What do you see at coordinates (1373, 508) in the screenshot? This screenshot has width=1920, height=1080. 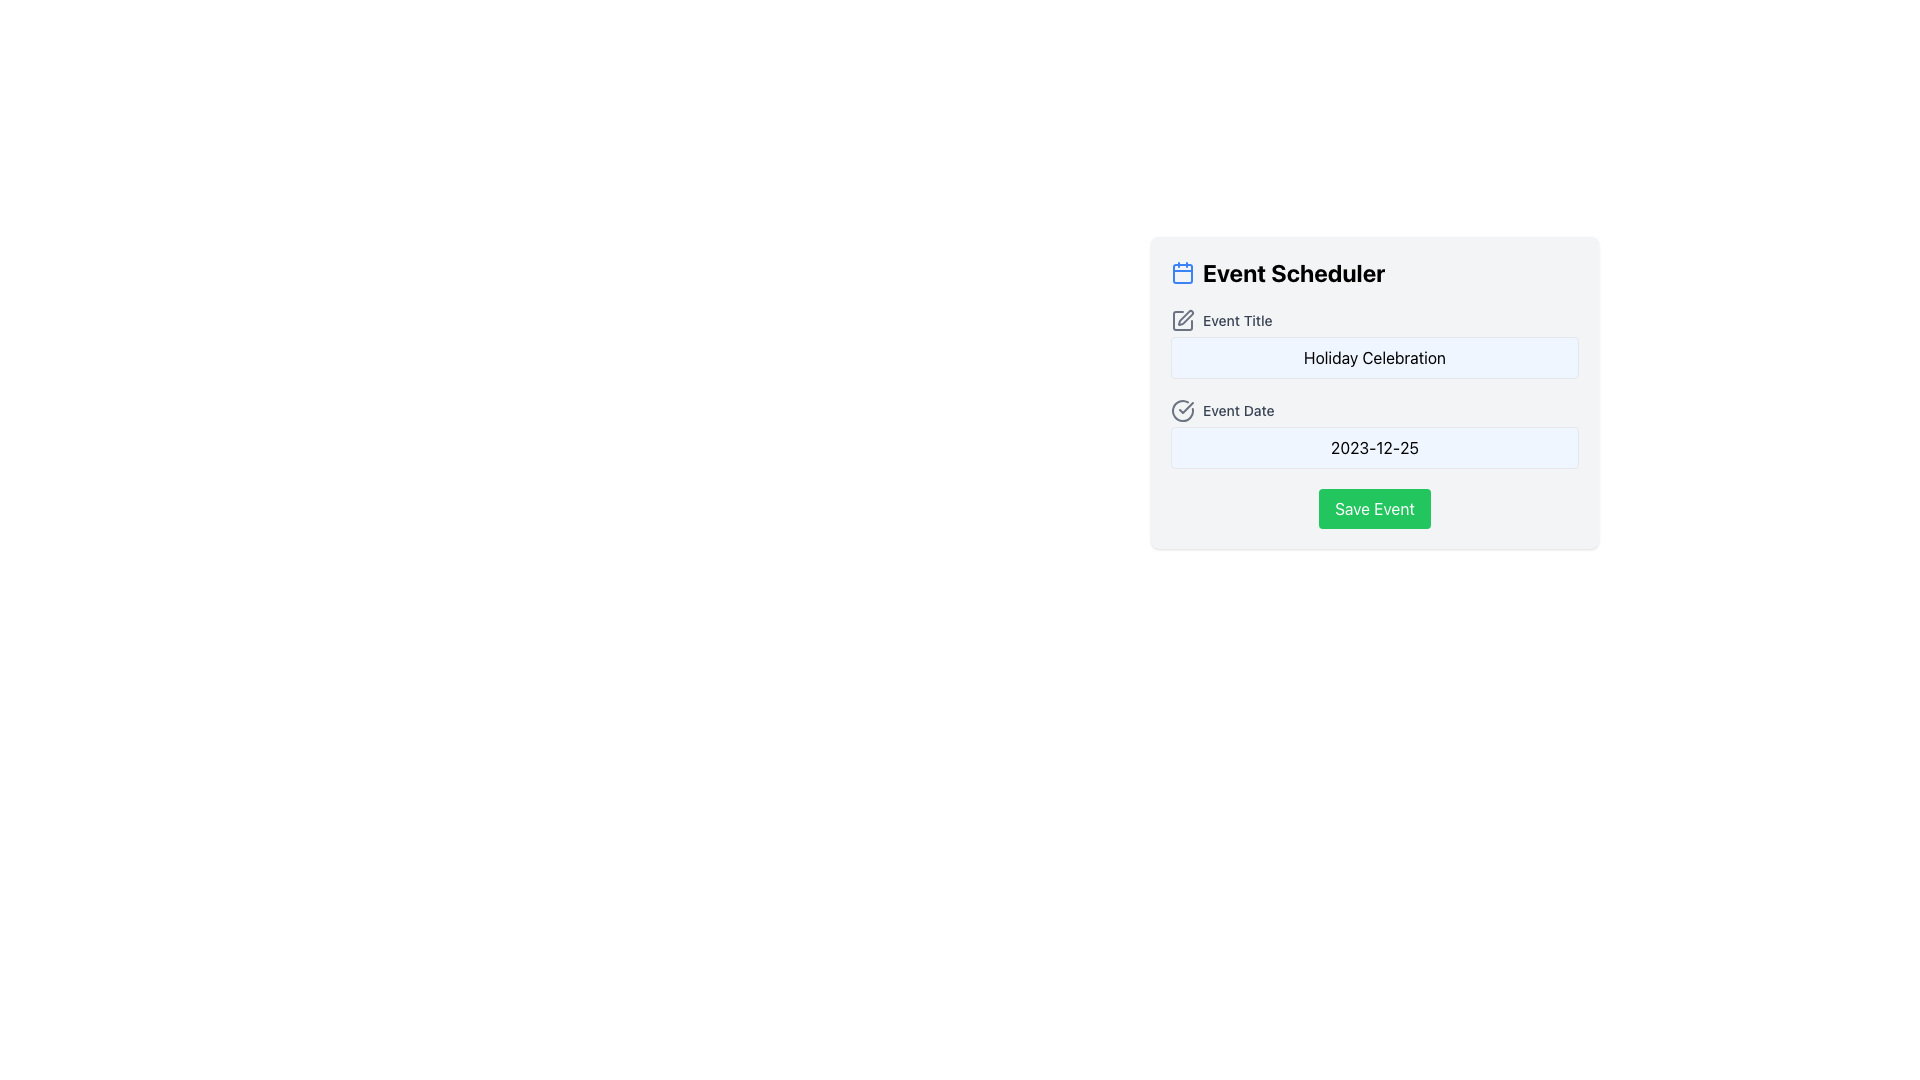 I see `the save button located below the form fields in the 'Event Scheduler' section, directly under the 'Event Date' input field` at bounding box center [1373, 508].